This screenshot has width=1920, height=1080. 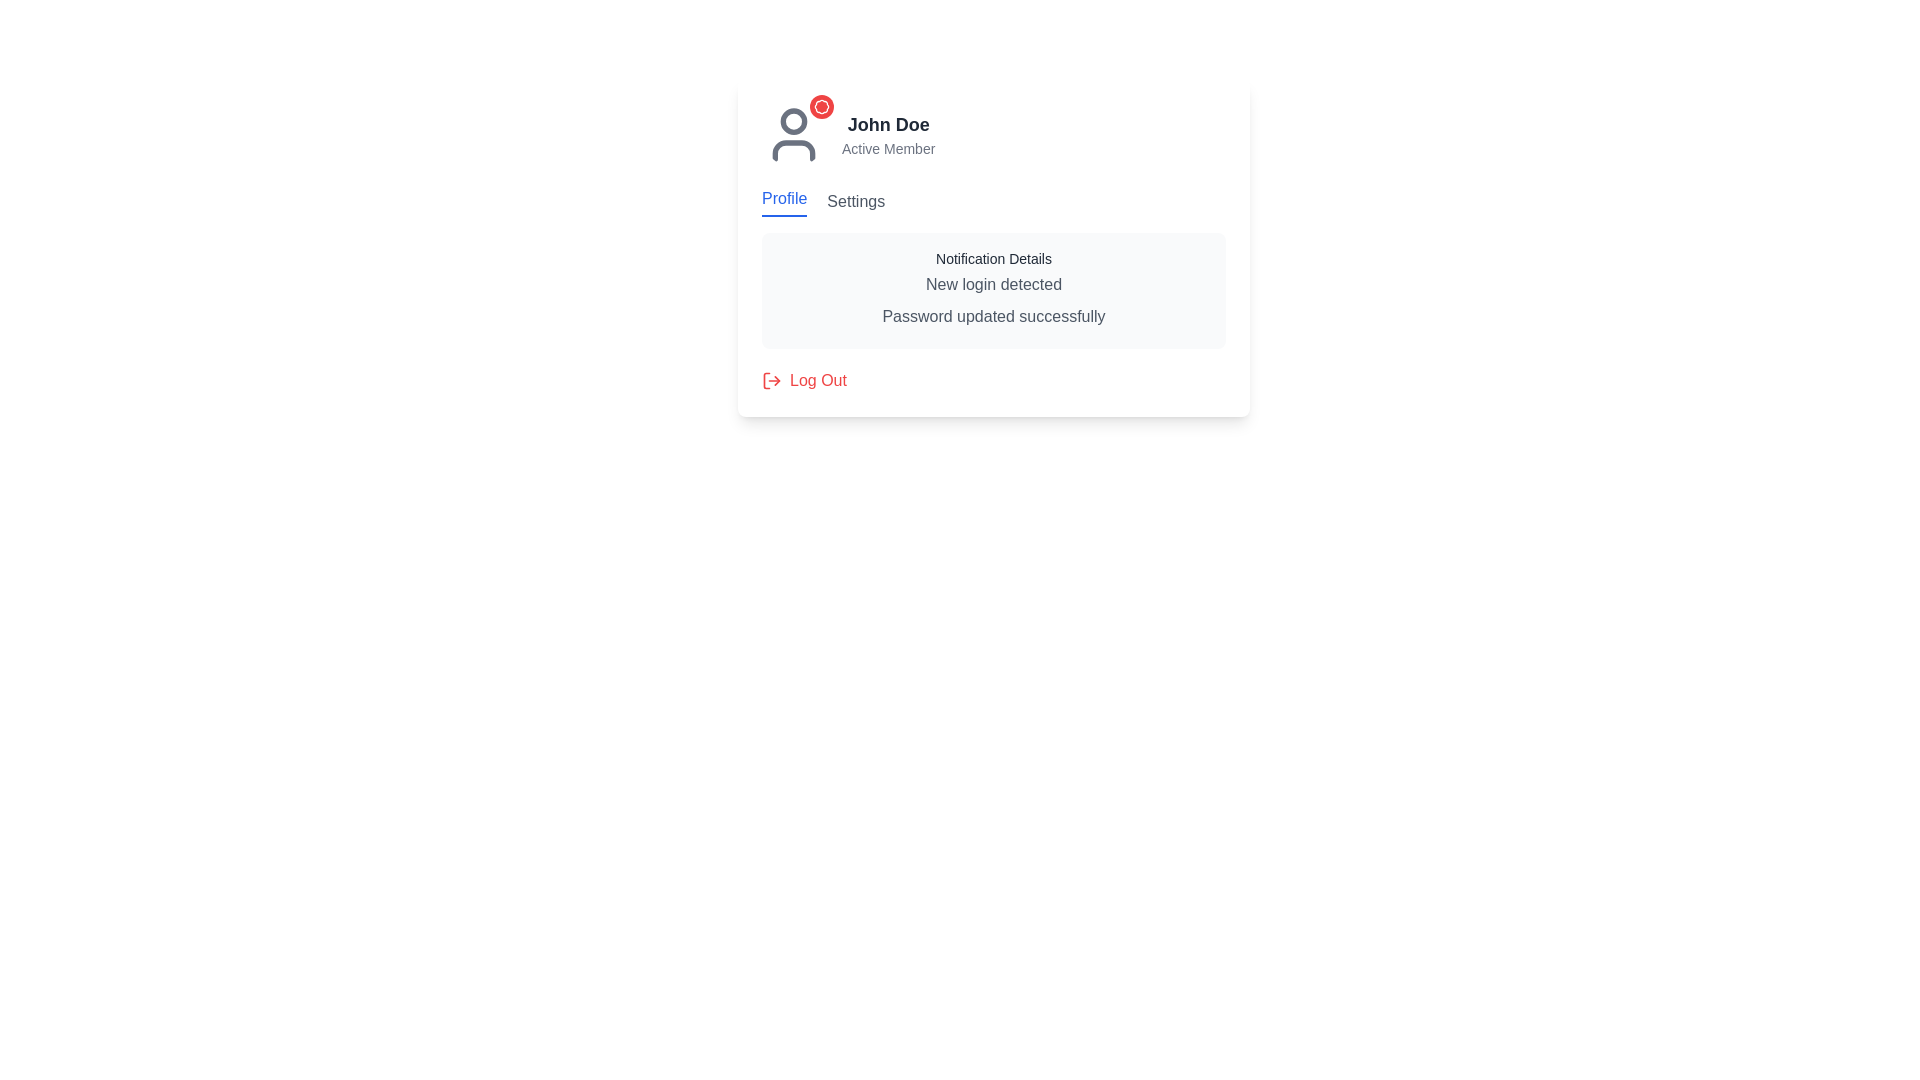 What do you see at coordinates (993, 315) in the screenshot?
I see `information presented in the static text label that displays 'Password updated successfully', which is positioned below the 'New login detected' label in the 'Notification Details' section` at bounding box center [993, 315].